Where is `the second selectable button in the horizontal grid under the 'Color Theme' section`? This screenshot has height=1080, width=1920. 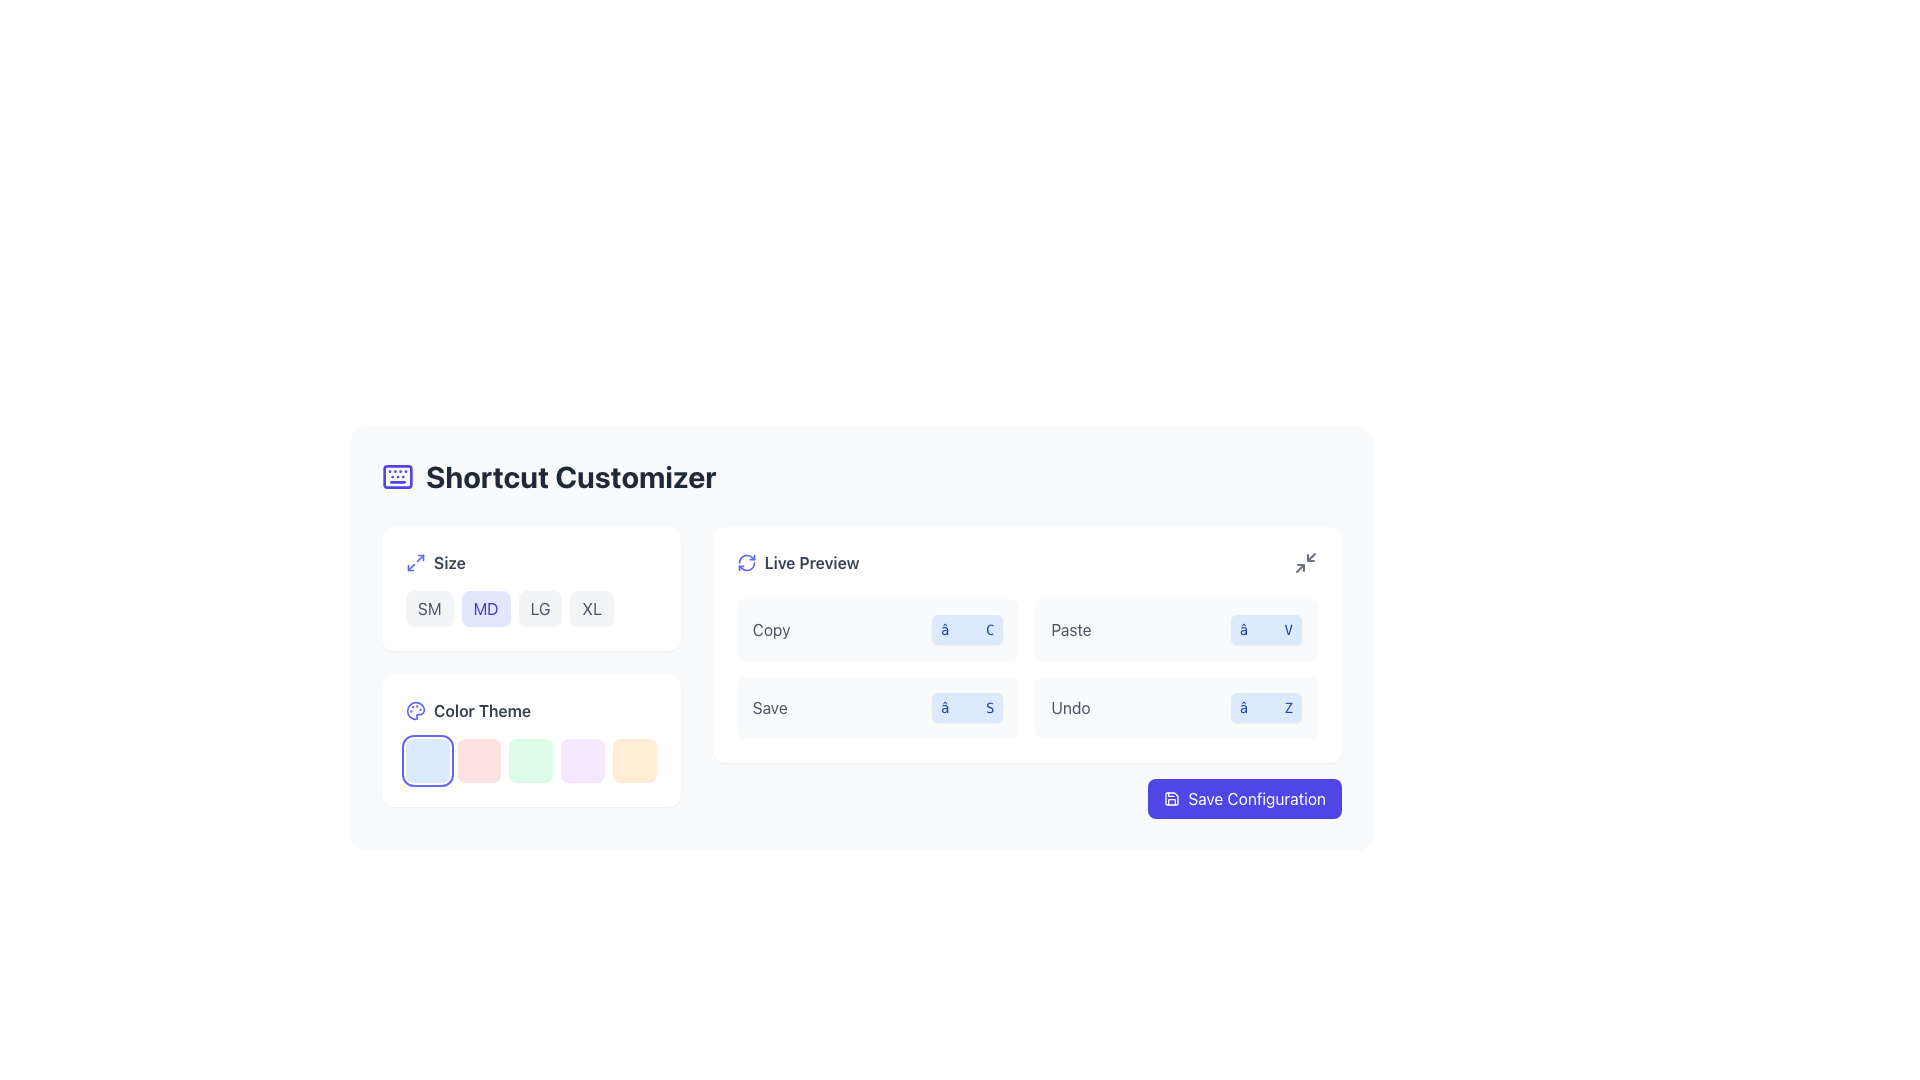
the second selectable button in the horizontal grid under the 'Color Theme' section is located at coordinates (478, 760).